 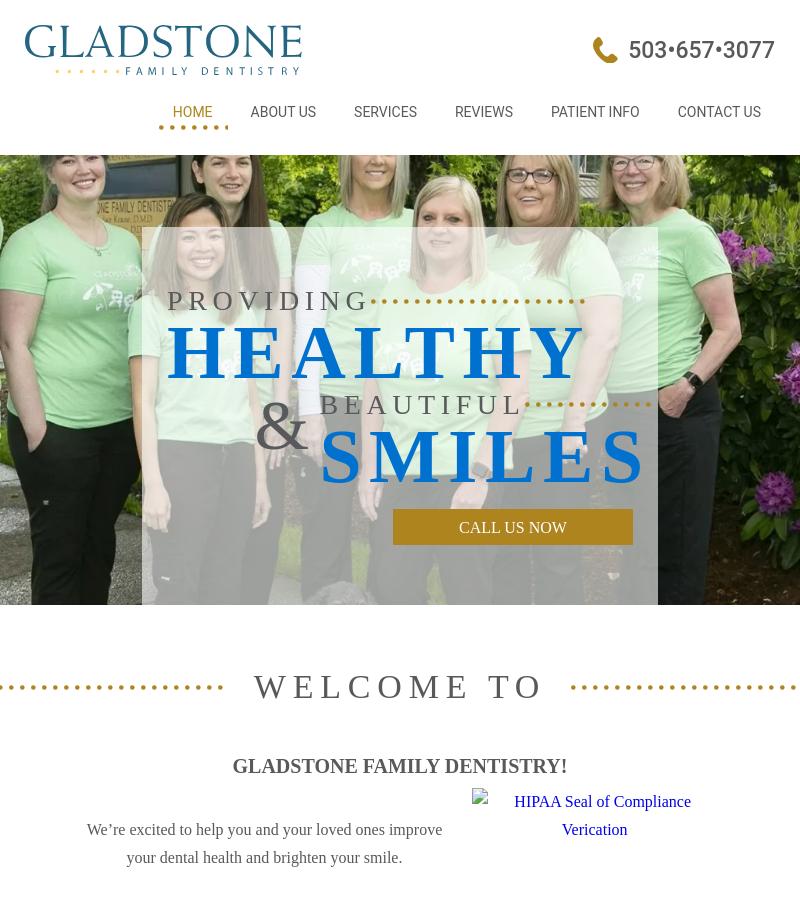 What do you see at coordinates (593, 217) in the screenshot?
I see `'Dental FAQs'` at bounding box center [593, 217].